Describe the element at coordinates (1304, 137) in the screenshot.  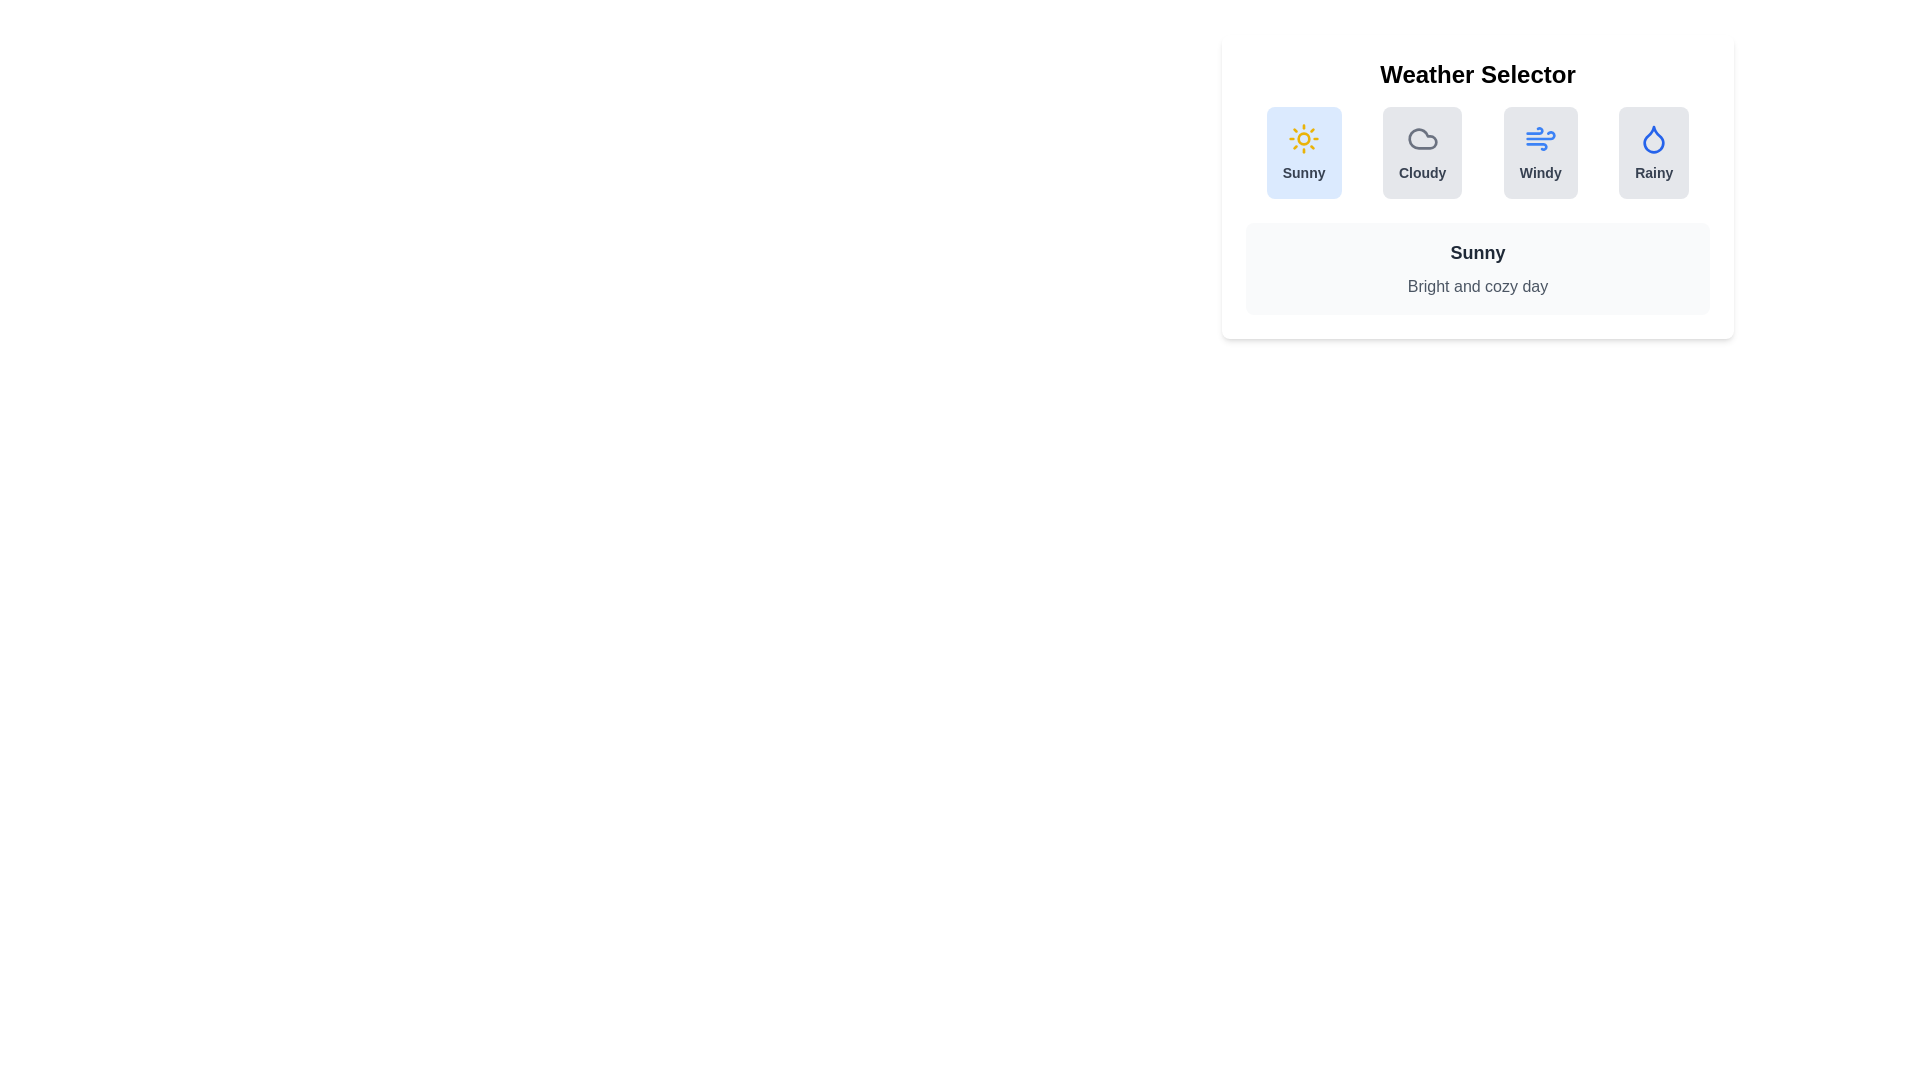
I see `the sunny weather icon in the weather selector UI` at that location.